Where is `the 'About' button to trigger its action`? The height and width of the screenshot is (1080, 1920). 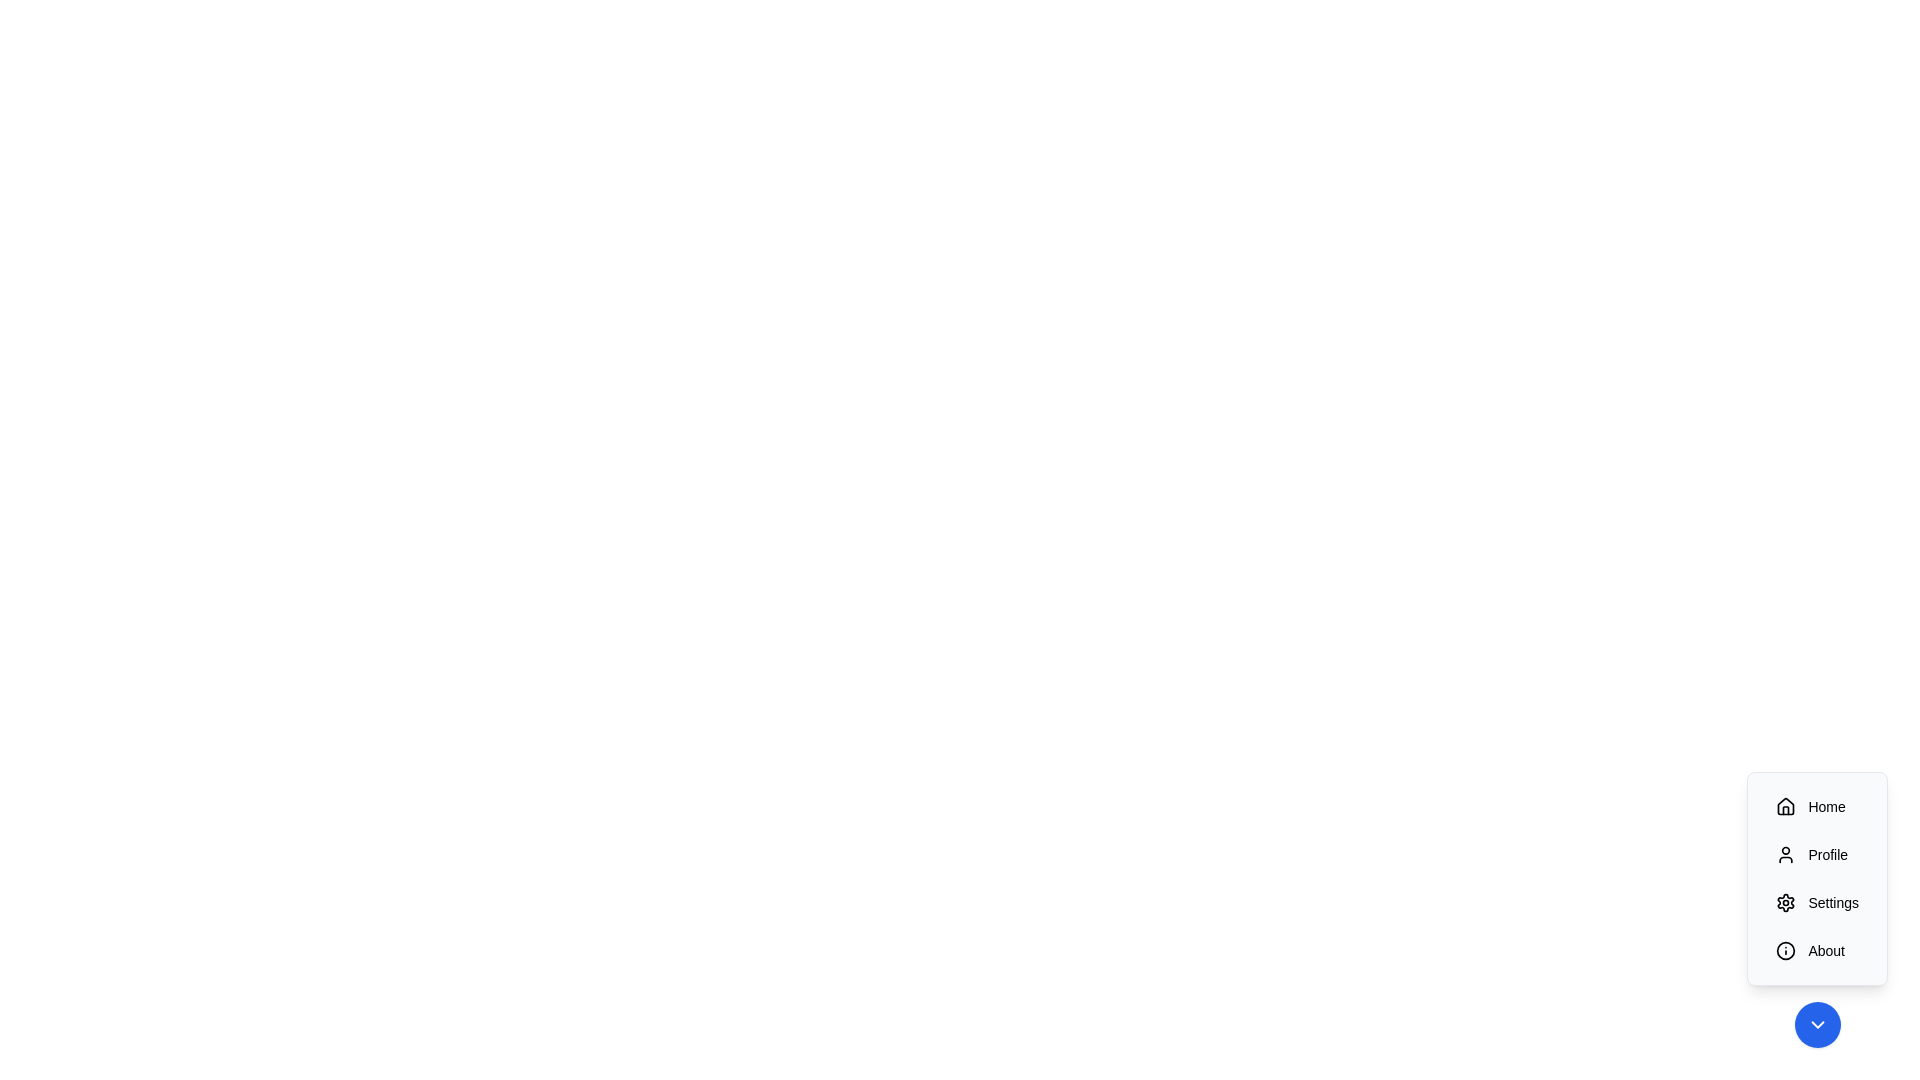 the 'About' button to trigger its action is located at coordinates (1817, 950).